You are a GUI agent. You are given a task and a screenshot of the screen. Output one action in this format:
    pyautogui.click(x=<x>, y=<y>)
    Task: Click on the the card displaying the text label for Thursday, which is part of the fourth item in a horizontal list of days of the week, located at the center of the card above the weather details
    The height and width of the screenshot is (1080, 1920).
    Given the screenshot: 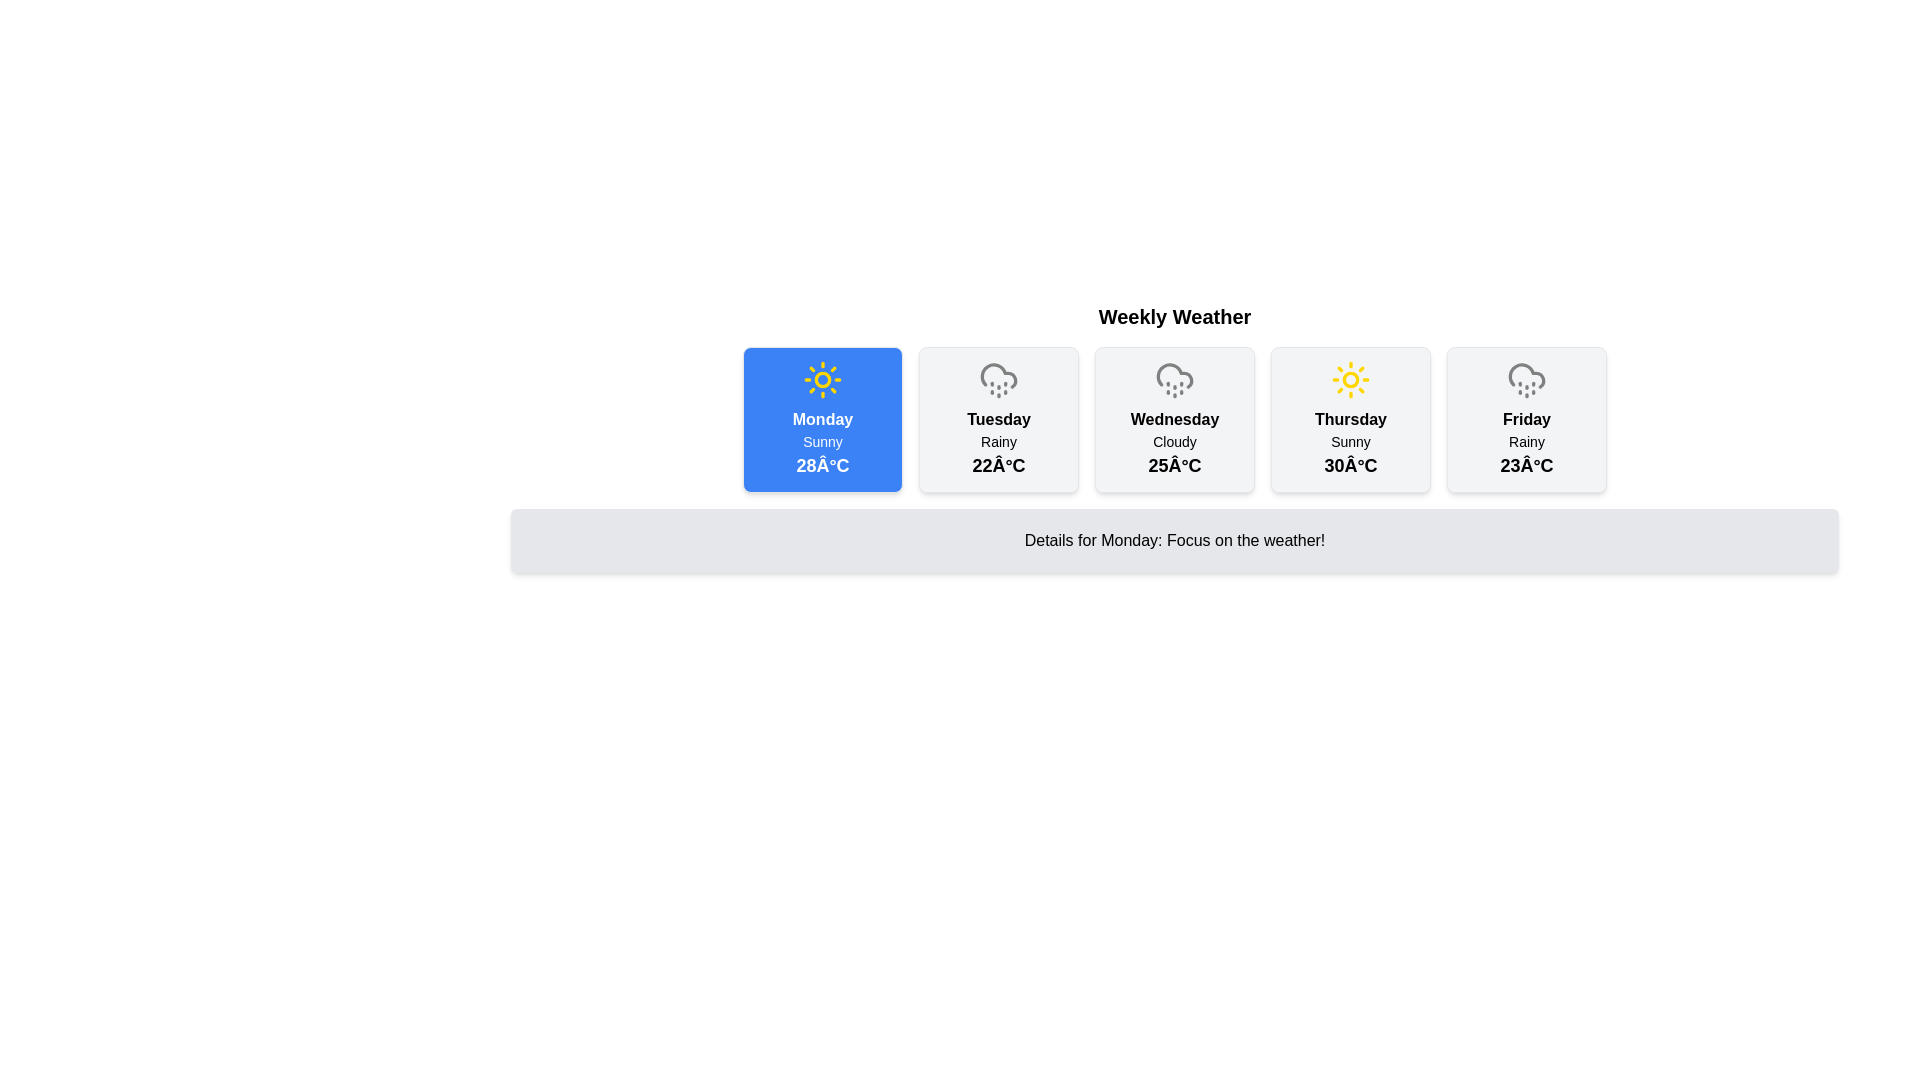 What is the action you would take?
    pyautogui.click(x=1350, y=419)
    